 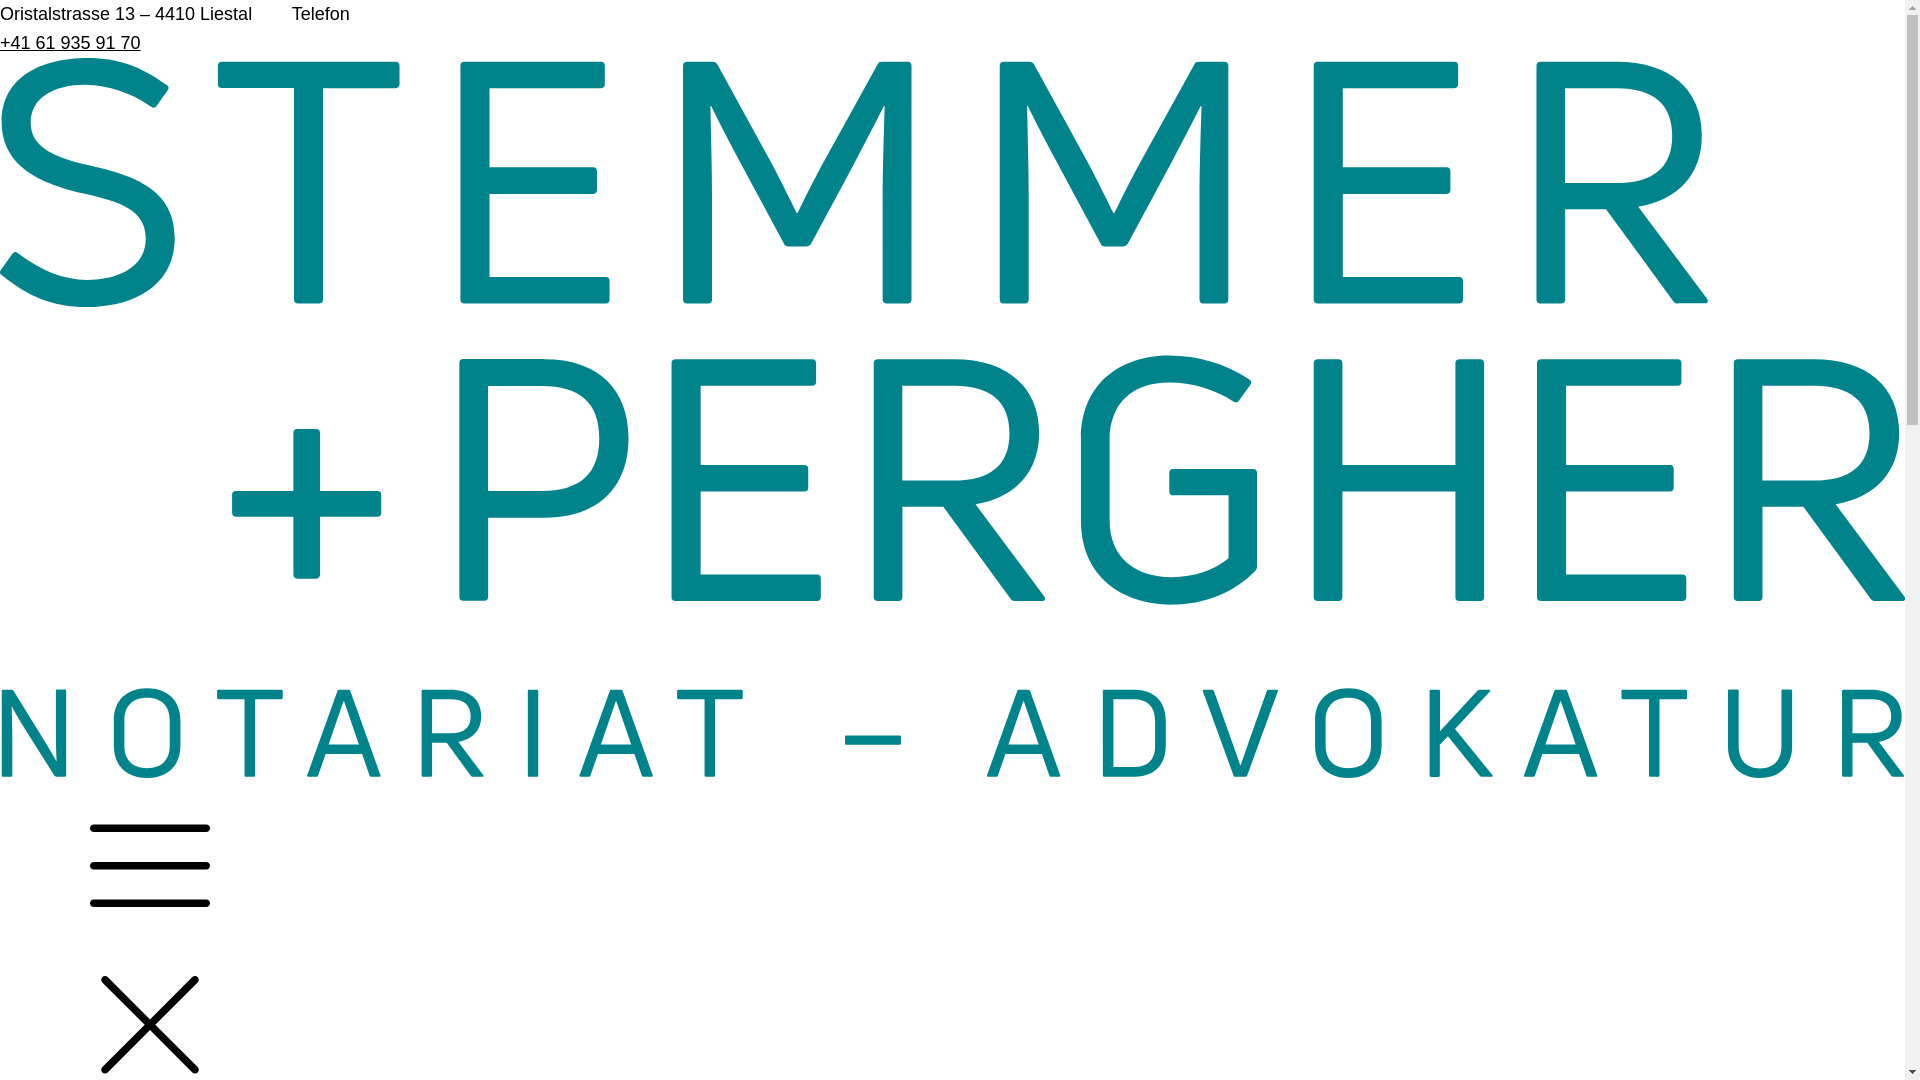 I want to click on '+41 61 935 91 70', so click(x=70, y=42).